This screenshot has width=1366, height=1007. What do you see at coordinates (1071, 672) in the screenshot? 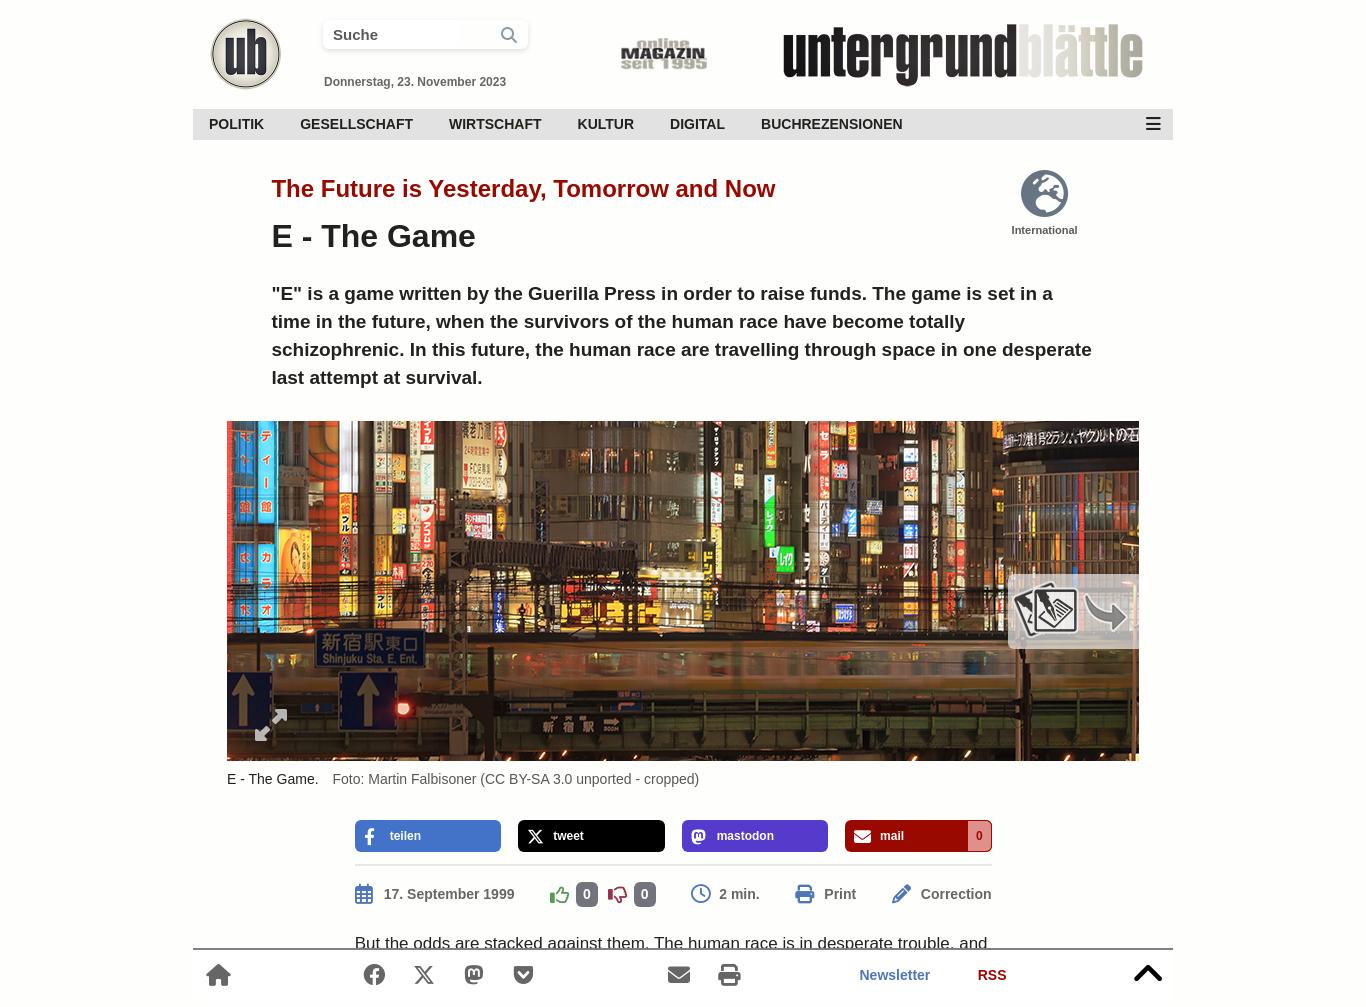
I see `'Mehr Artikel'` at bounding box center [1071, 672].